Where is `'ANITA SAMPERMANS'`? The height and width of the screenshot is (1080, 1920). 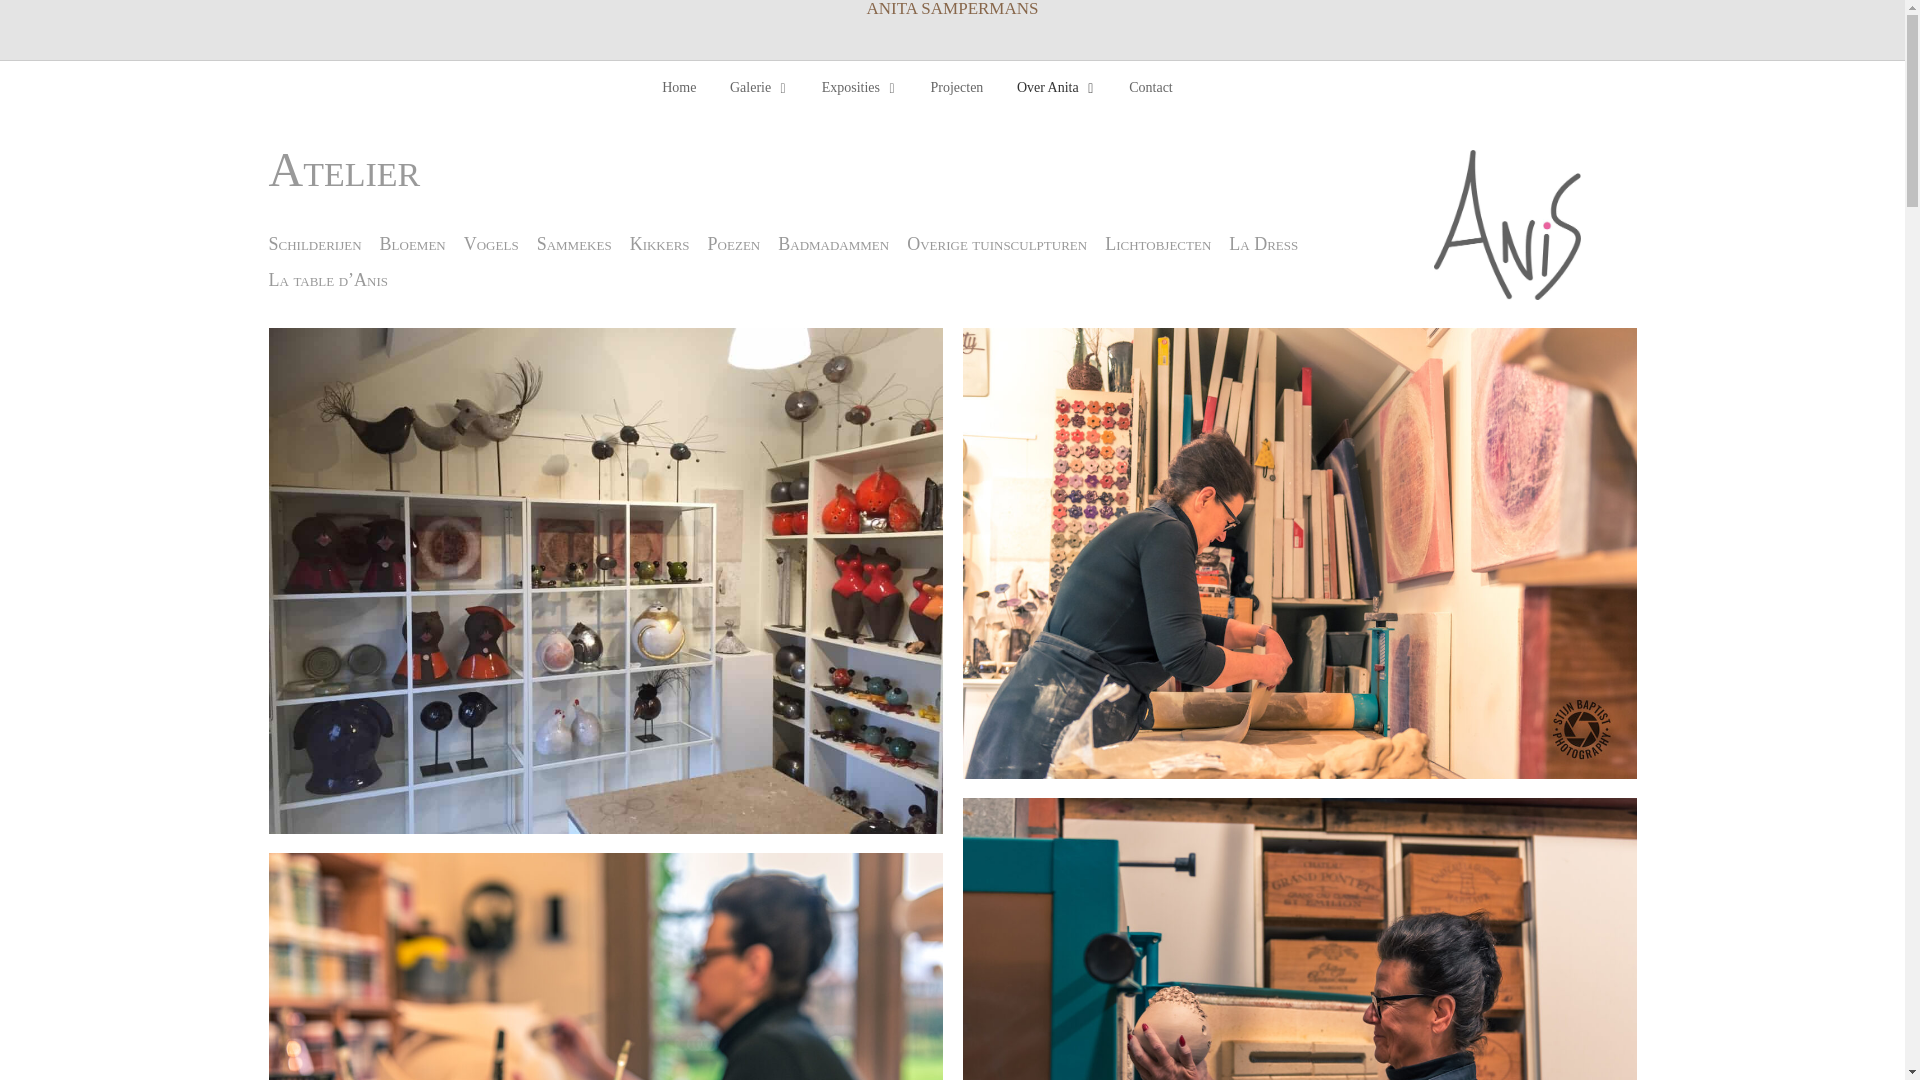
'ANITA SAMPERMANS' is located at coordinates (865, 8).